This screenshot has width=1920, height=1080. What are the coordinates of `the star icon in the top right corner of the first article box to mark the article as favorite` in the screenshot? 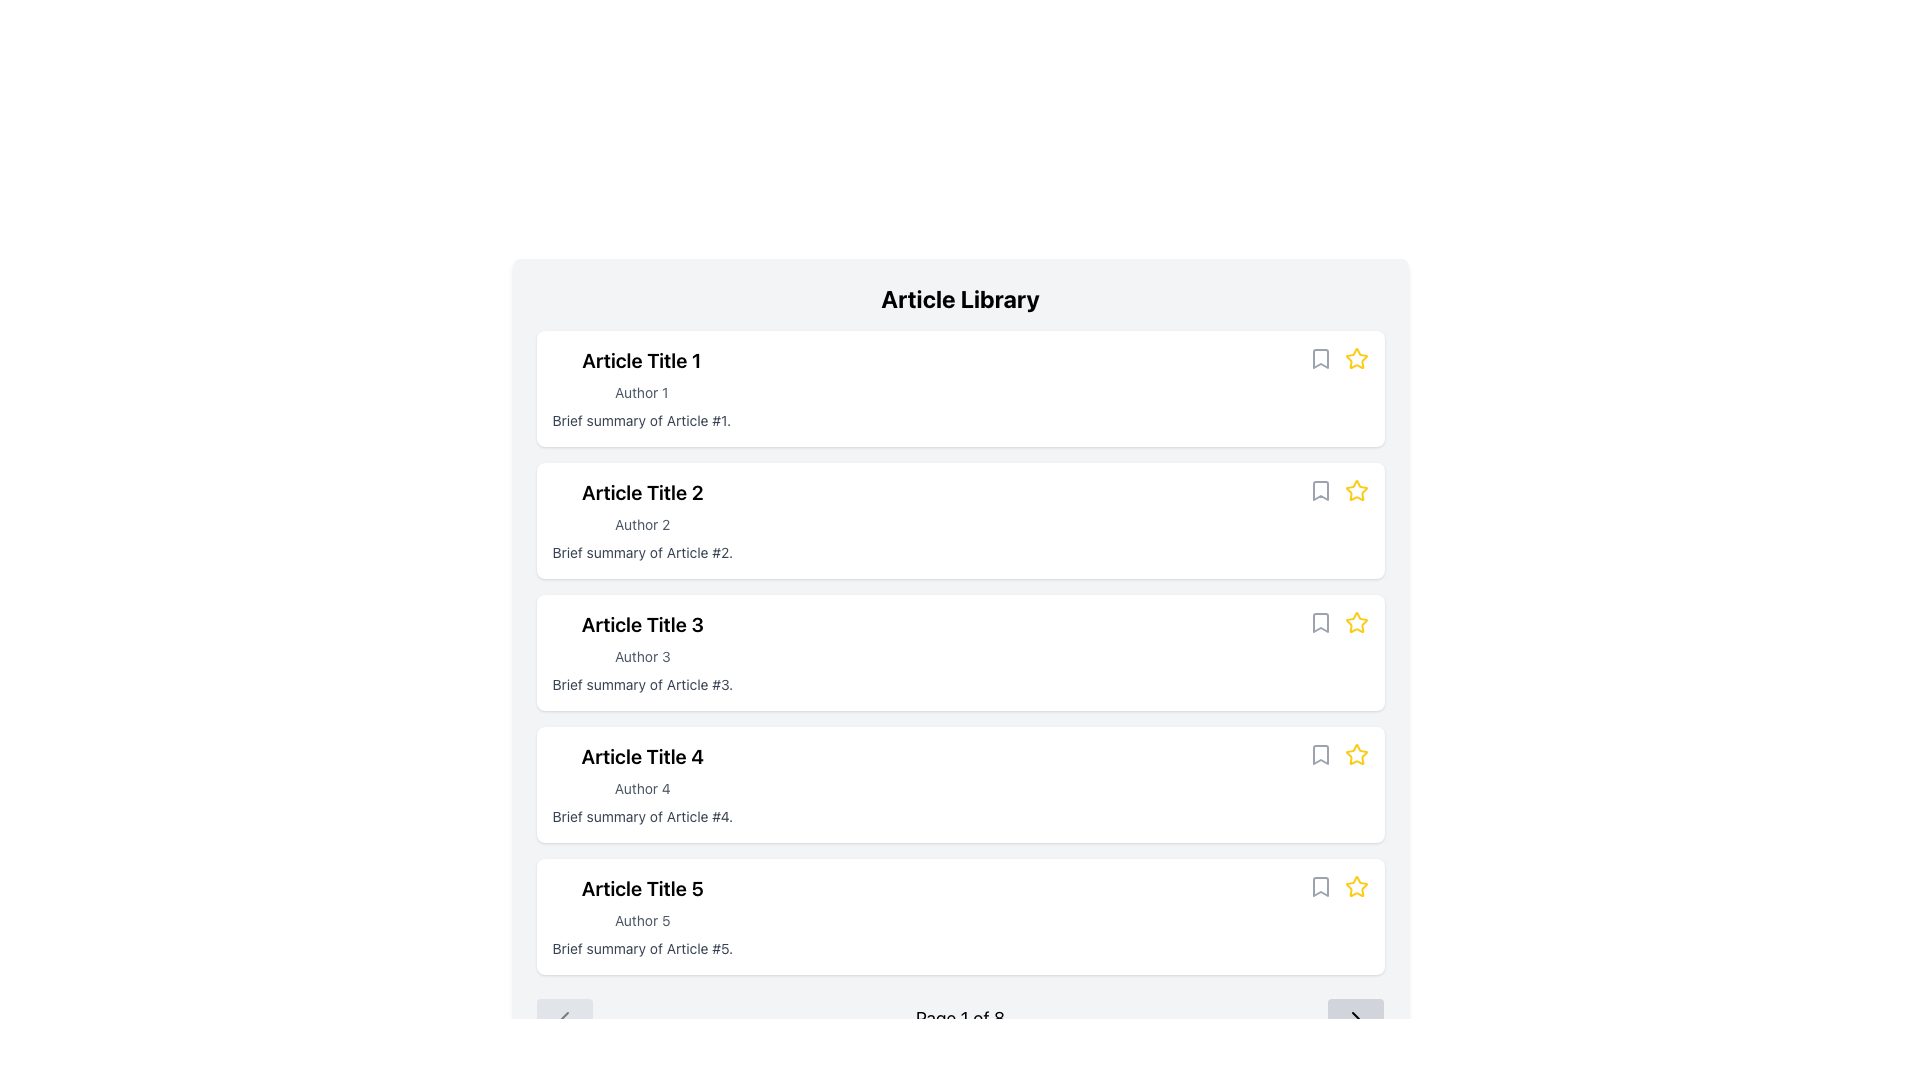 It's located at (1338, 357).